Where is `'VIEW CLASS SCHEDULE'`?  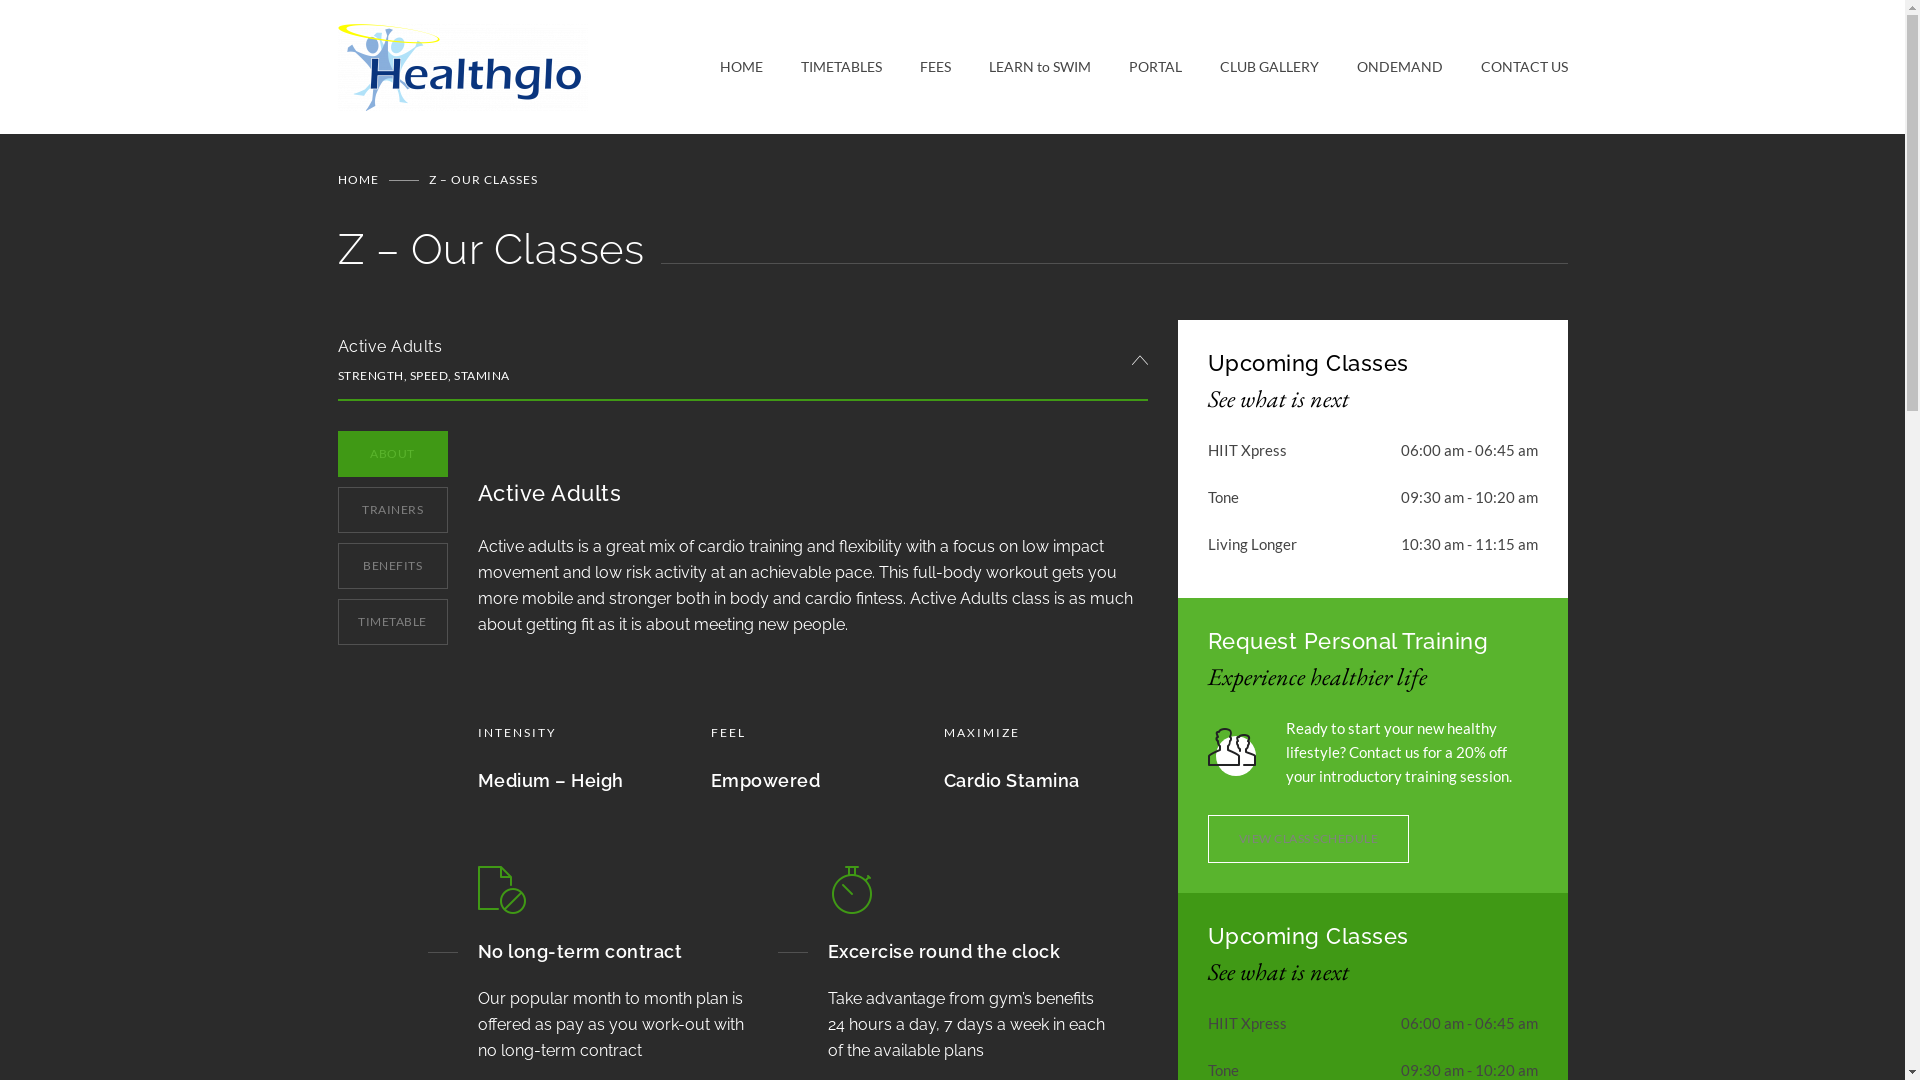 'VIEW CLASS SCHEDULE' is located at coordinates (1309, 839).